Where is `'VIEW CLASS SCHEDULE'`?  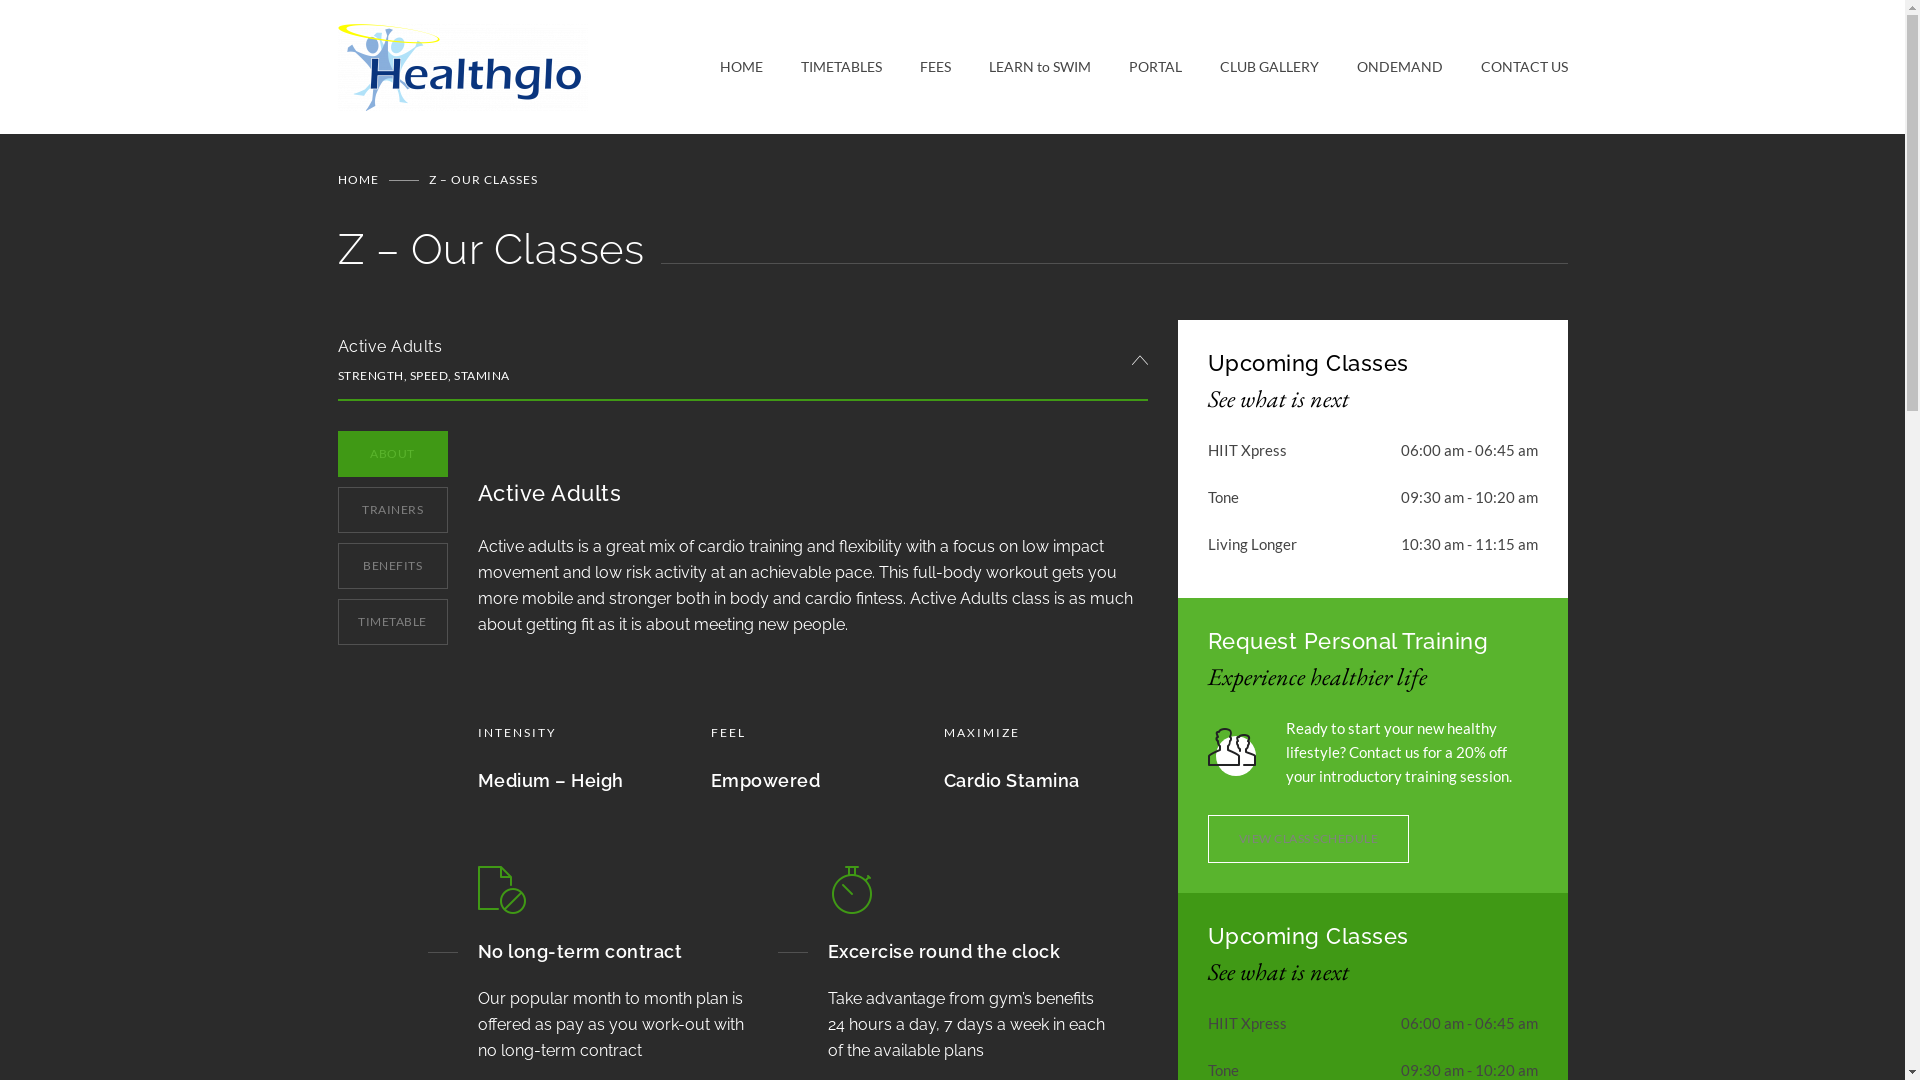 'VIEW CLASS SCHEDULE' is located at coordinates (1309, 839).